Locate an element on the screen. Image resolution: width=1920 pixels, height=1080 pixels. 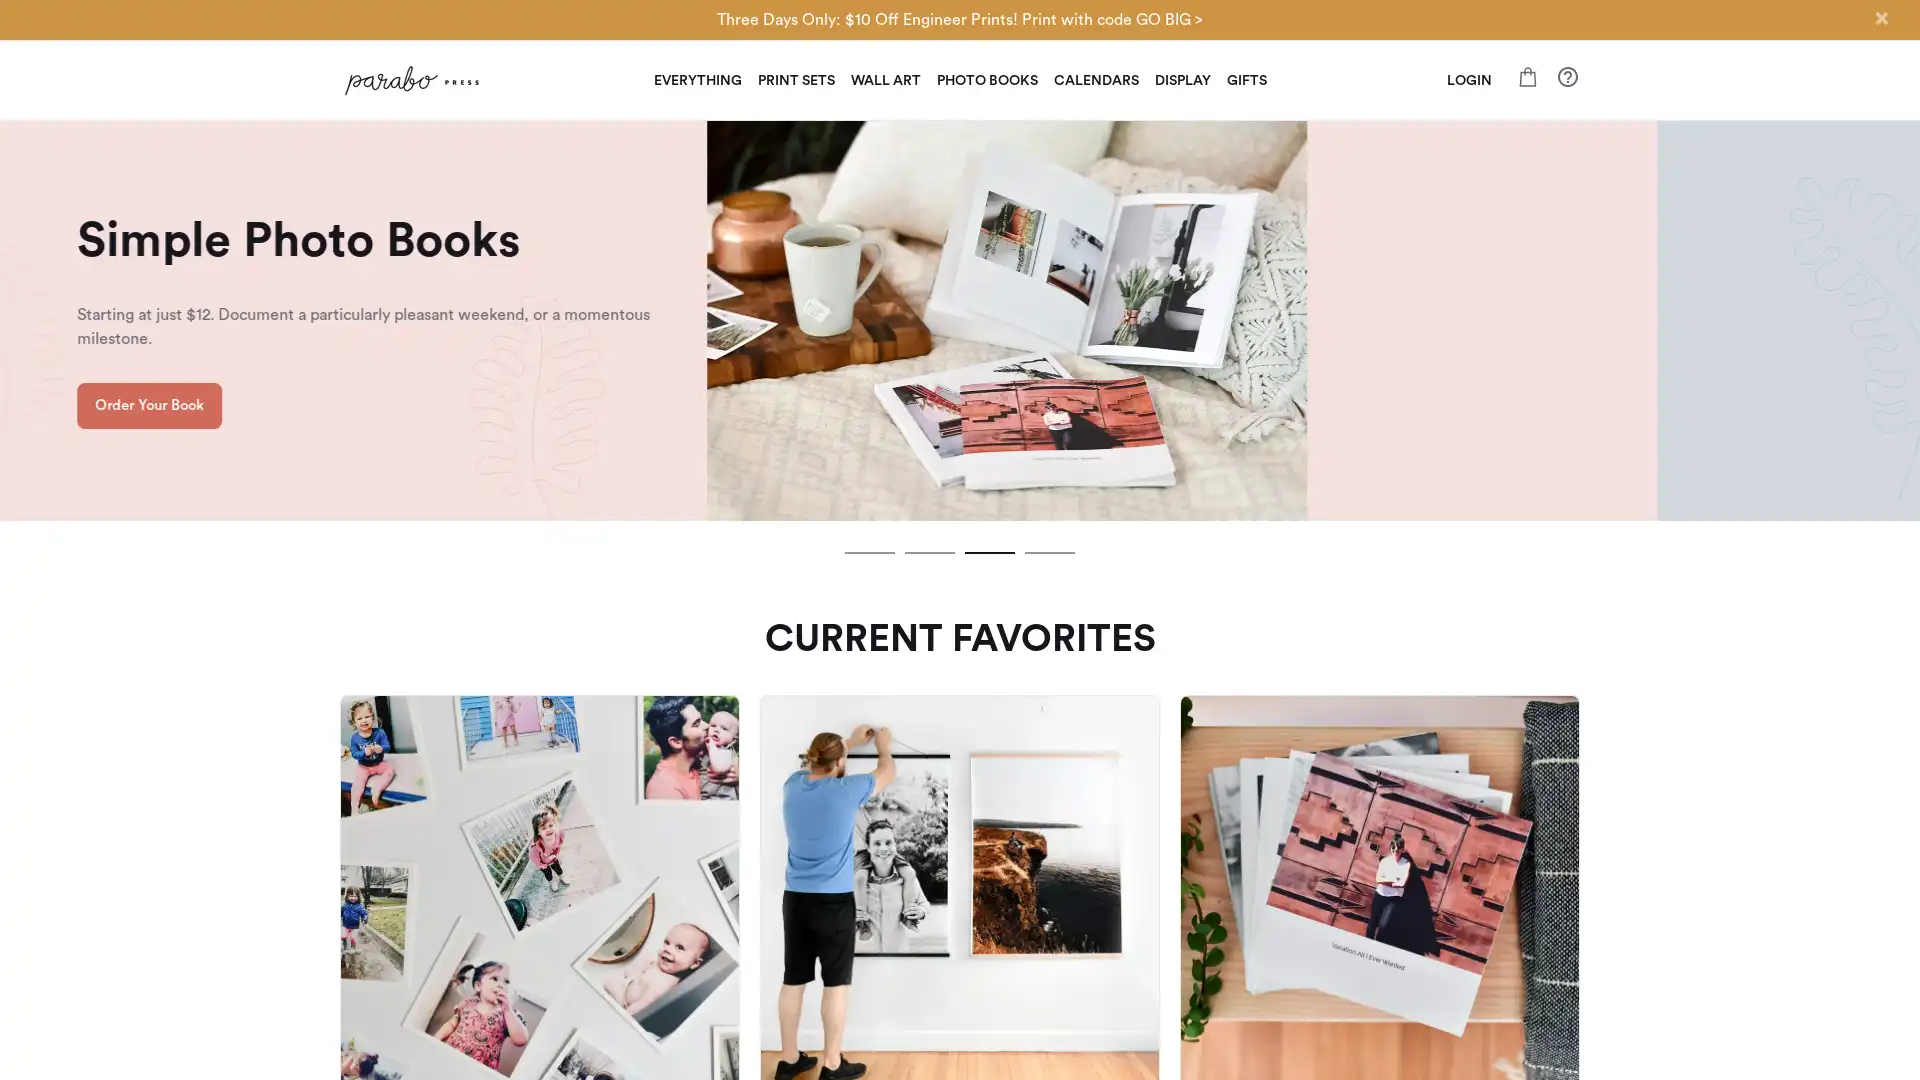
slide dot is located at coordinates (989, 552).